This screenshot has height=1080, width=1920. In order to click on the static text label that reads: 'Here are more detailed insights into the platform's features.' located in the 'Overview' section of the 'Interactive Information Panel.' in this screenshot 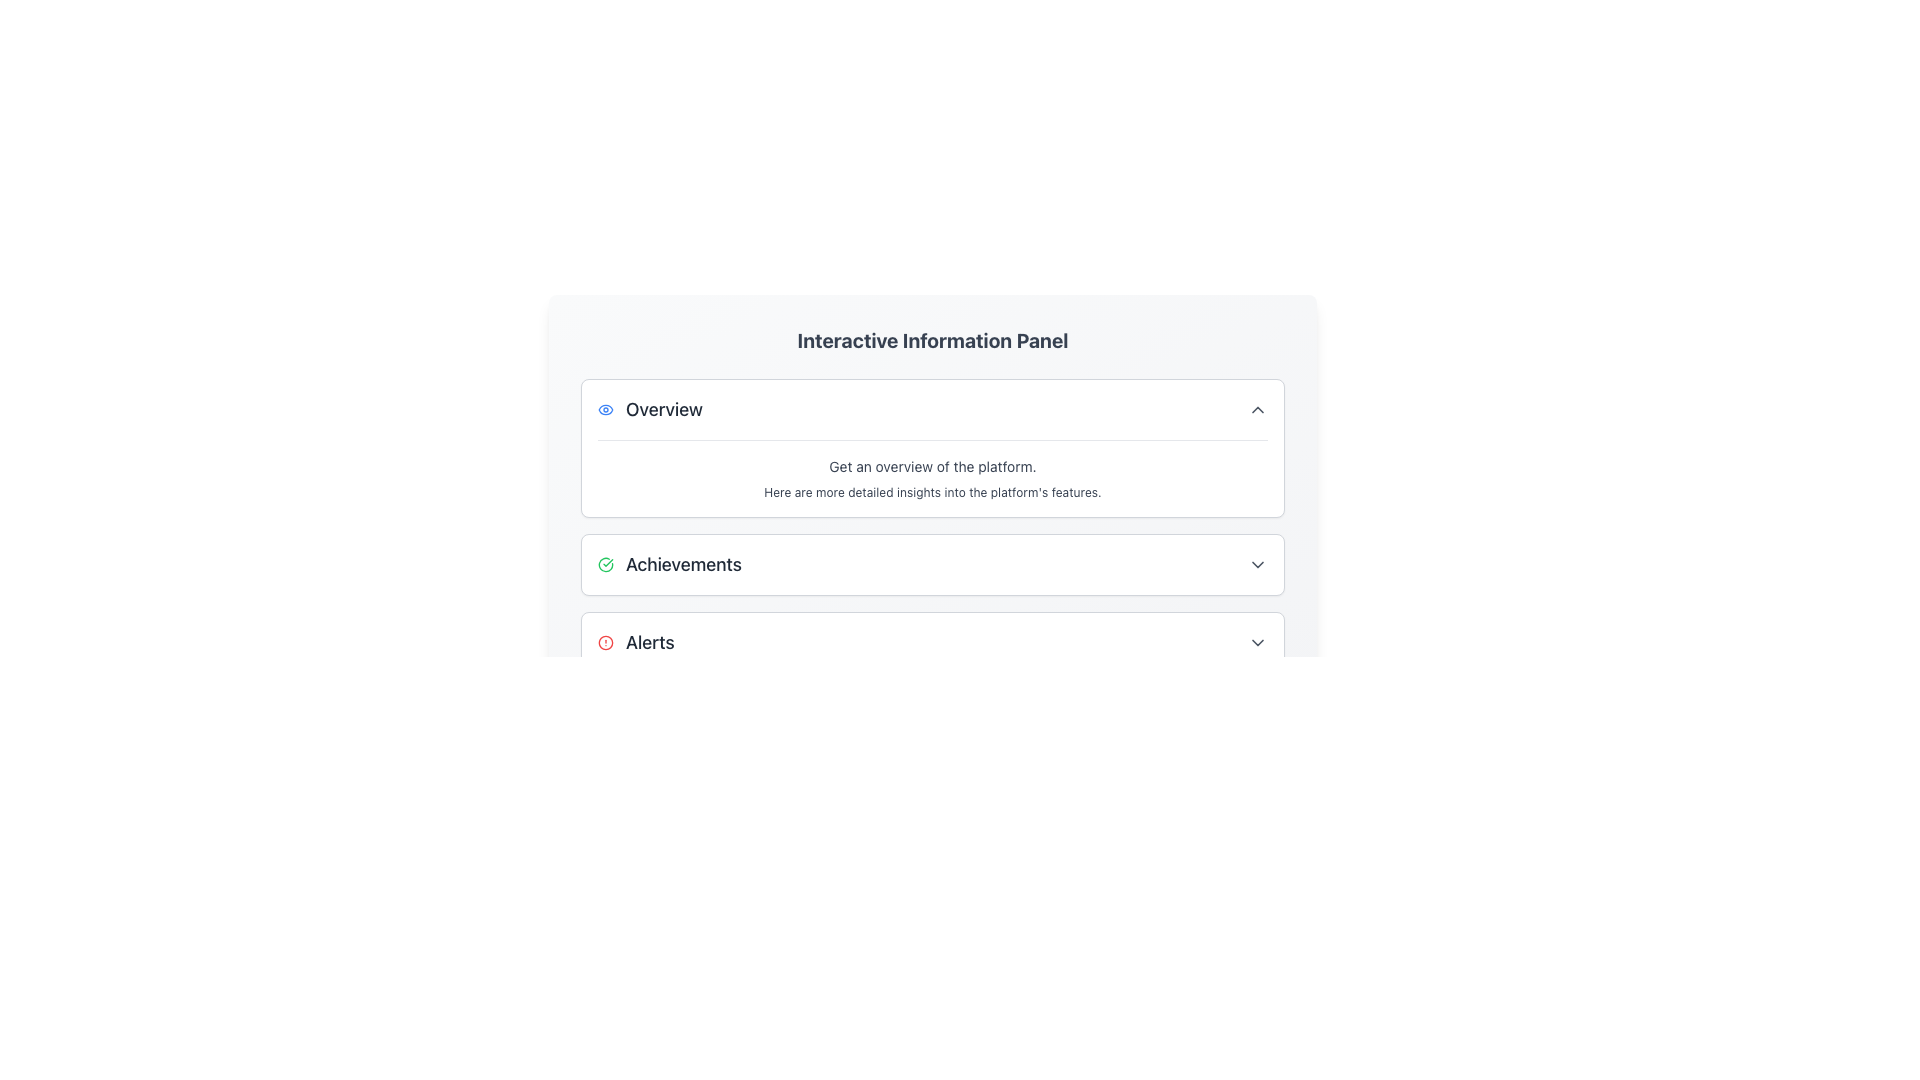, I will do `click(931, 493)`.